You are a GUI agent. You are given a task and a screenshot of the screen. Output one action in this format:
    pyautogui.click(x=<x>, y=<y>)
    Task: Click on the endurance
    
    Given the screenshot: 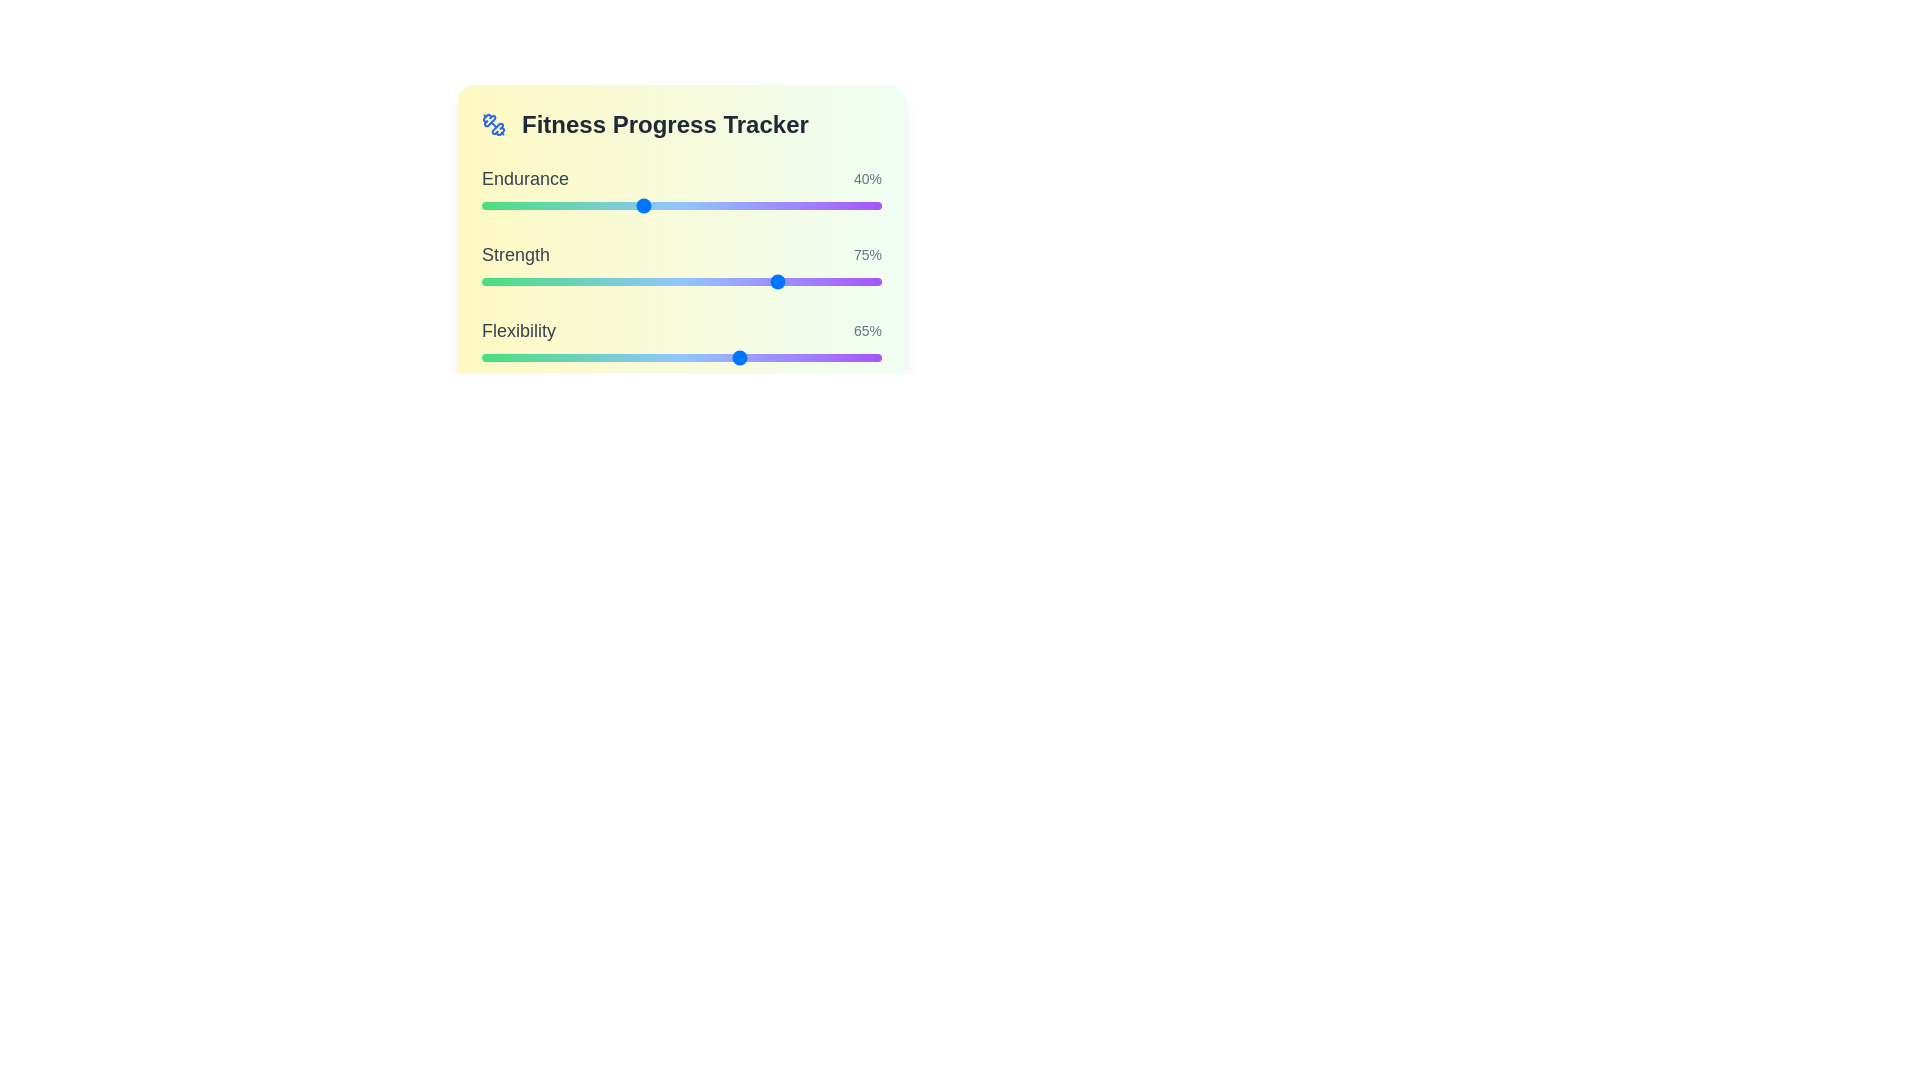 What is the action you would take?
    pyautogui.click(x=789, y=205)
    